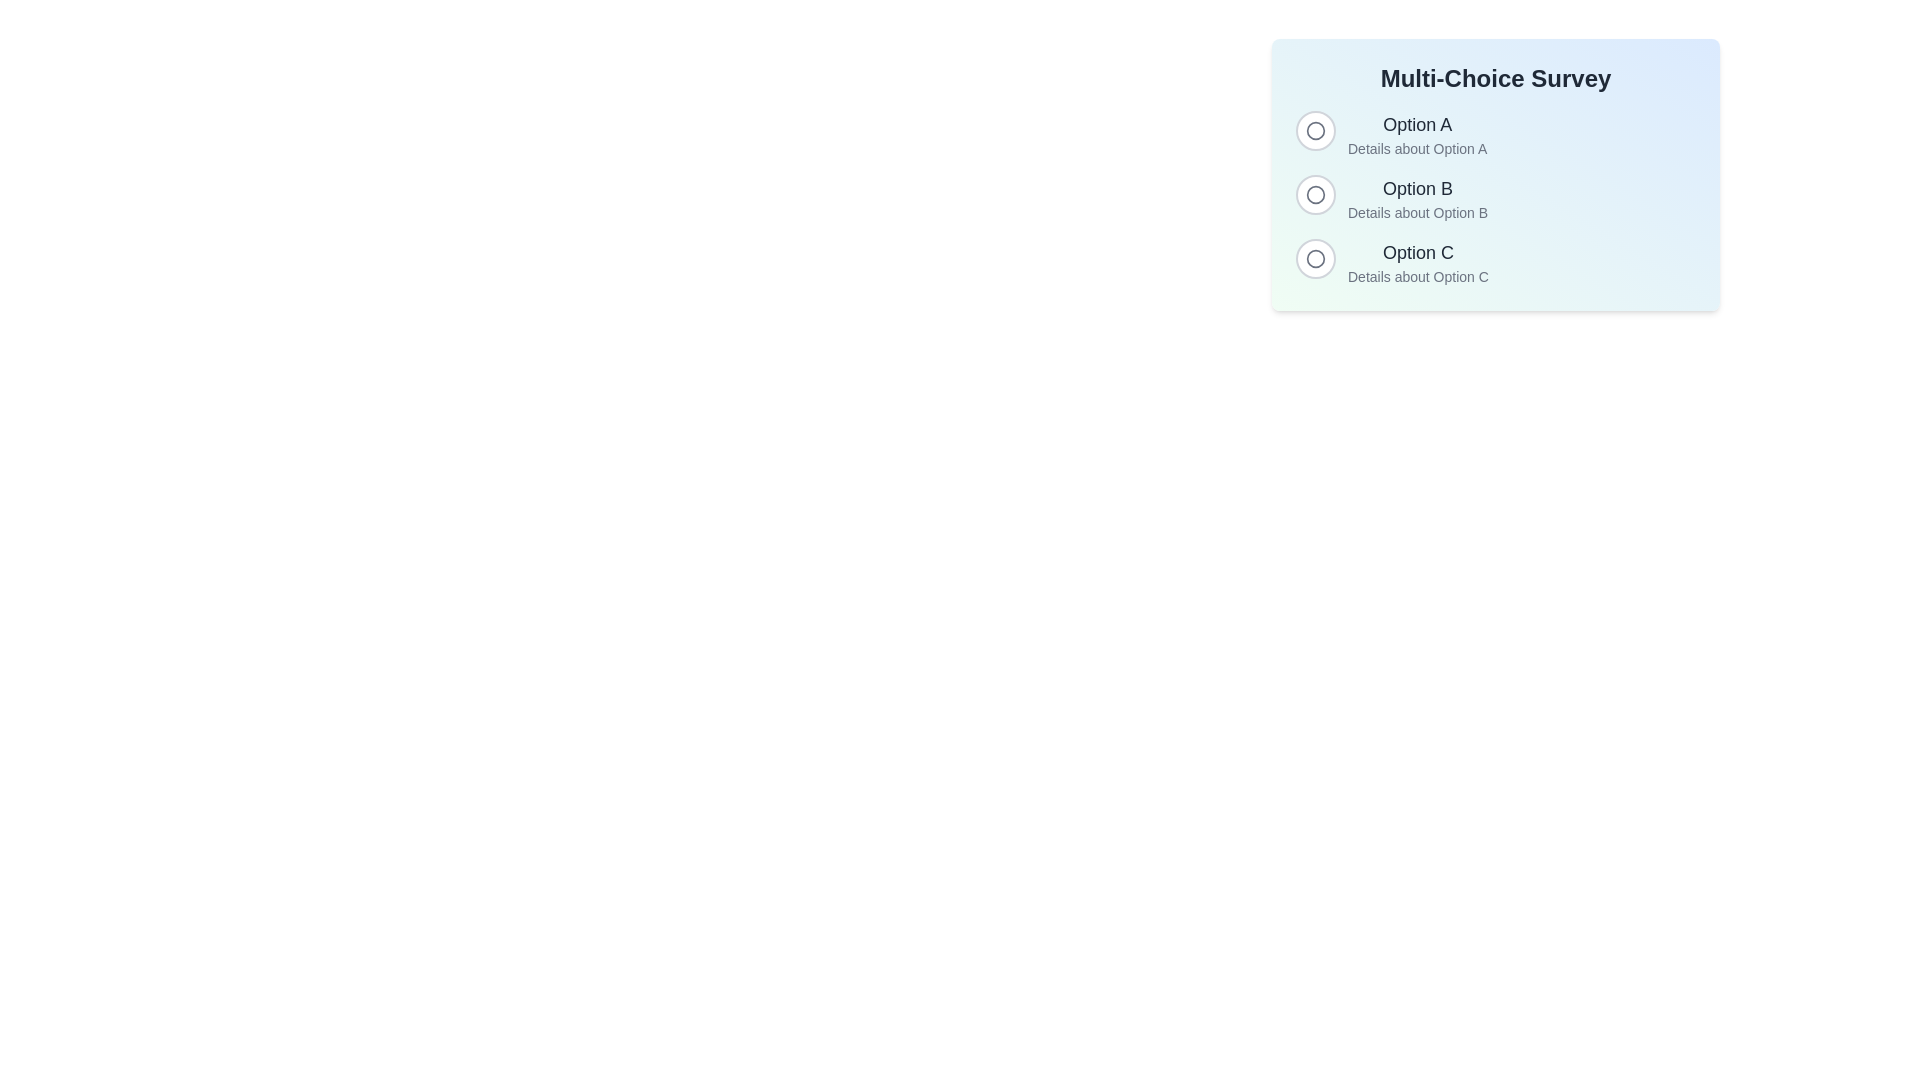 The image size is (1920, 1080). Describe the element at coordinates (1417, 277) in the screenshot. I see `the text label displaying 'Details about Option C', which is located directly below the bold label 'Option C' in the survey interface` at that location.